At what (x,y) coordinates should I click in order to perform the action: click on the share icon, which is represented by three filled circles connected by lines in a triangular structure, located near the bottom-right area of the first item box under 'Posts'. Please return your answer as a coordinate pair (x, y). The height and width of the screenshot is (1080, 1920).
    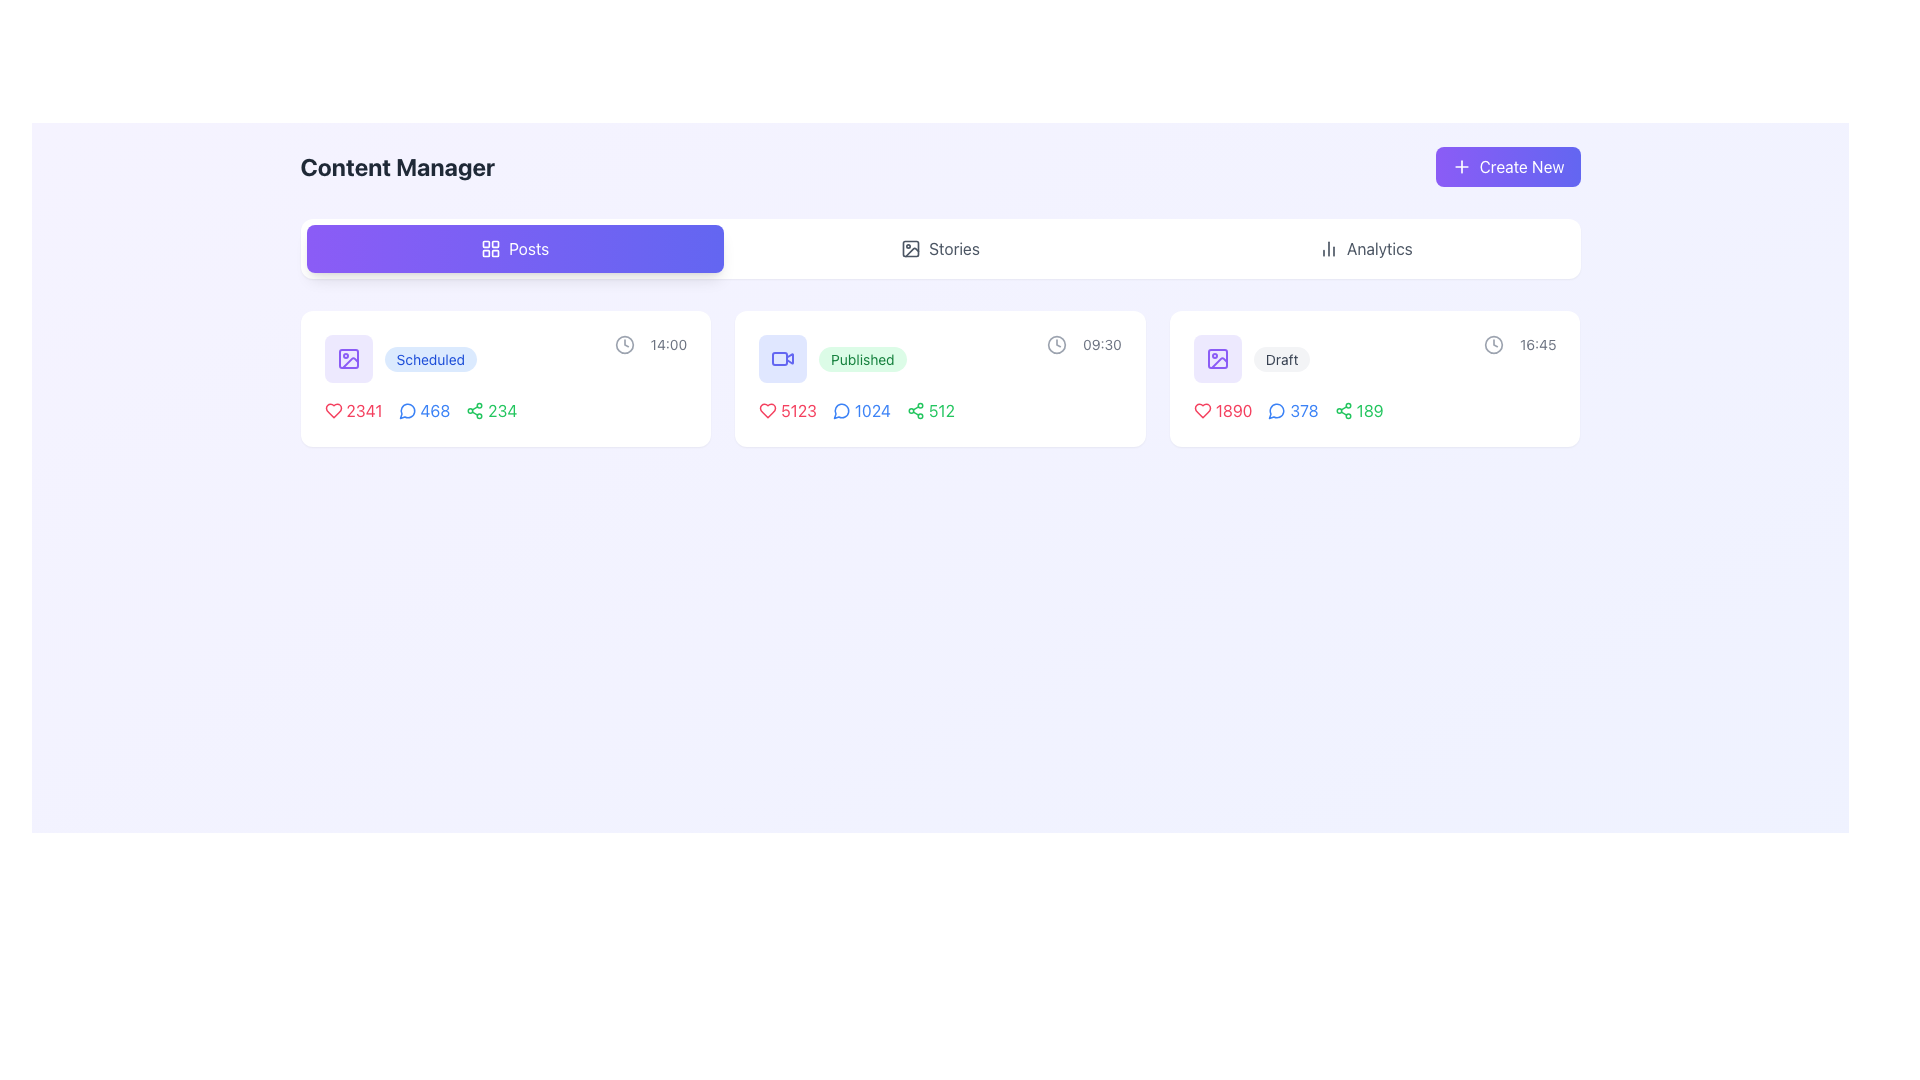
    Looking at the image, I should click on (474, 410).